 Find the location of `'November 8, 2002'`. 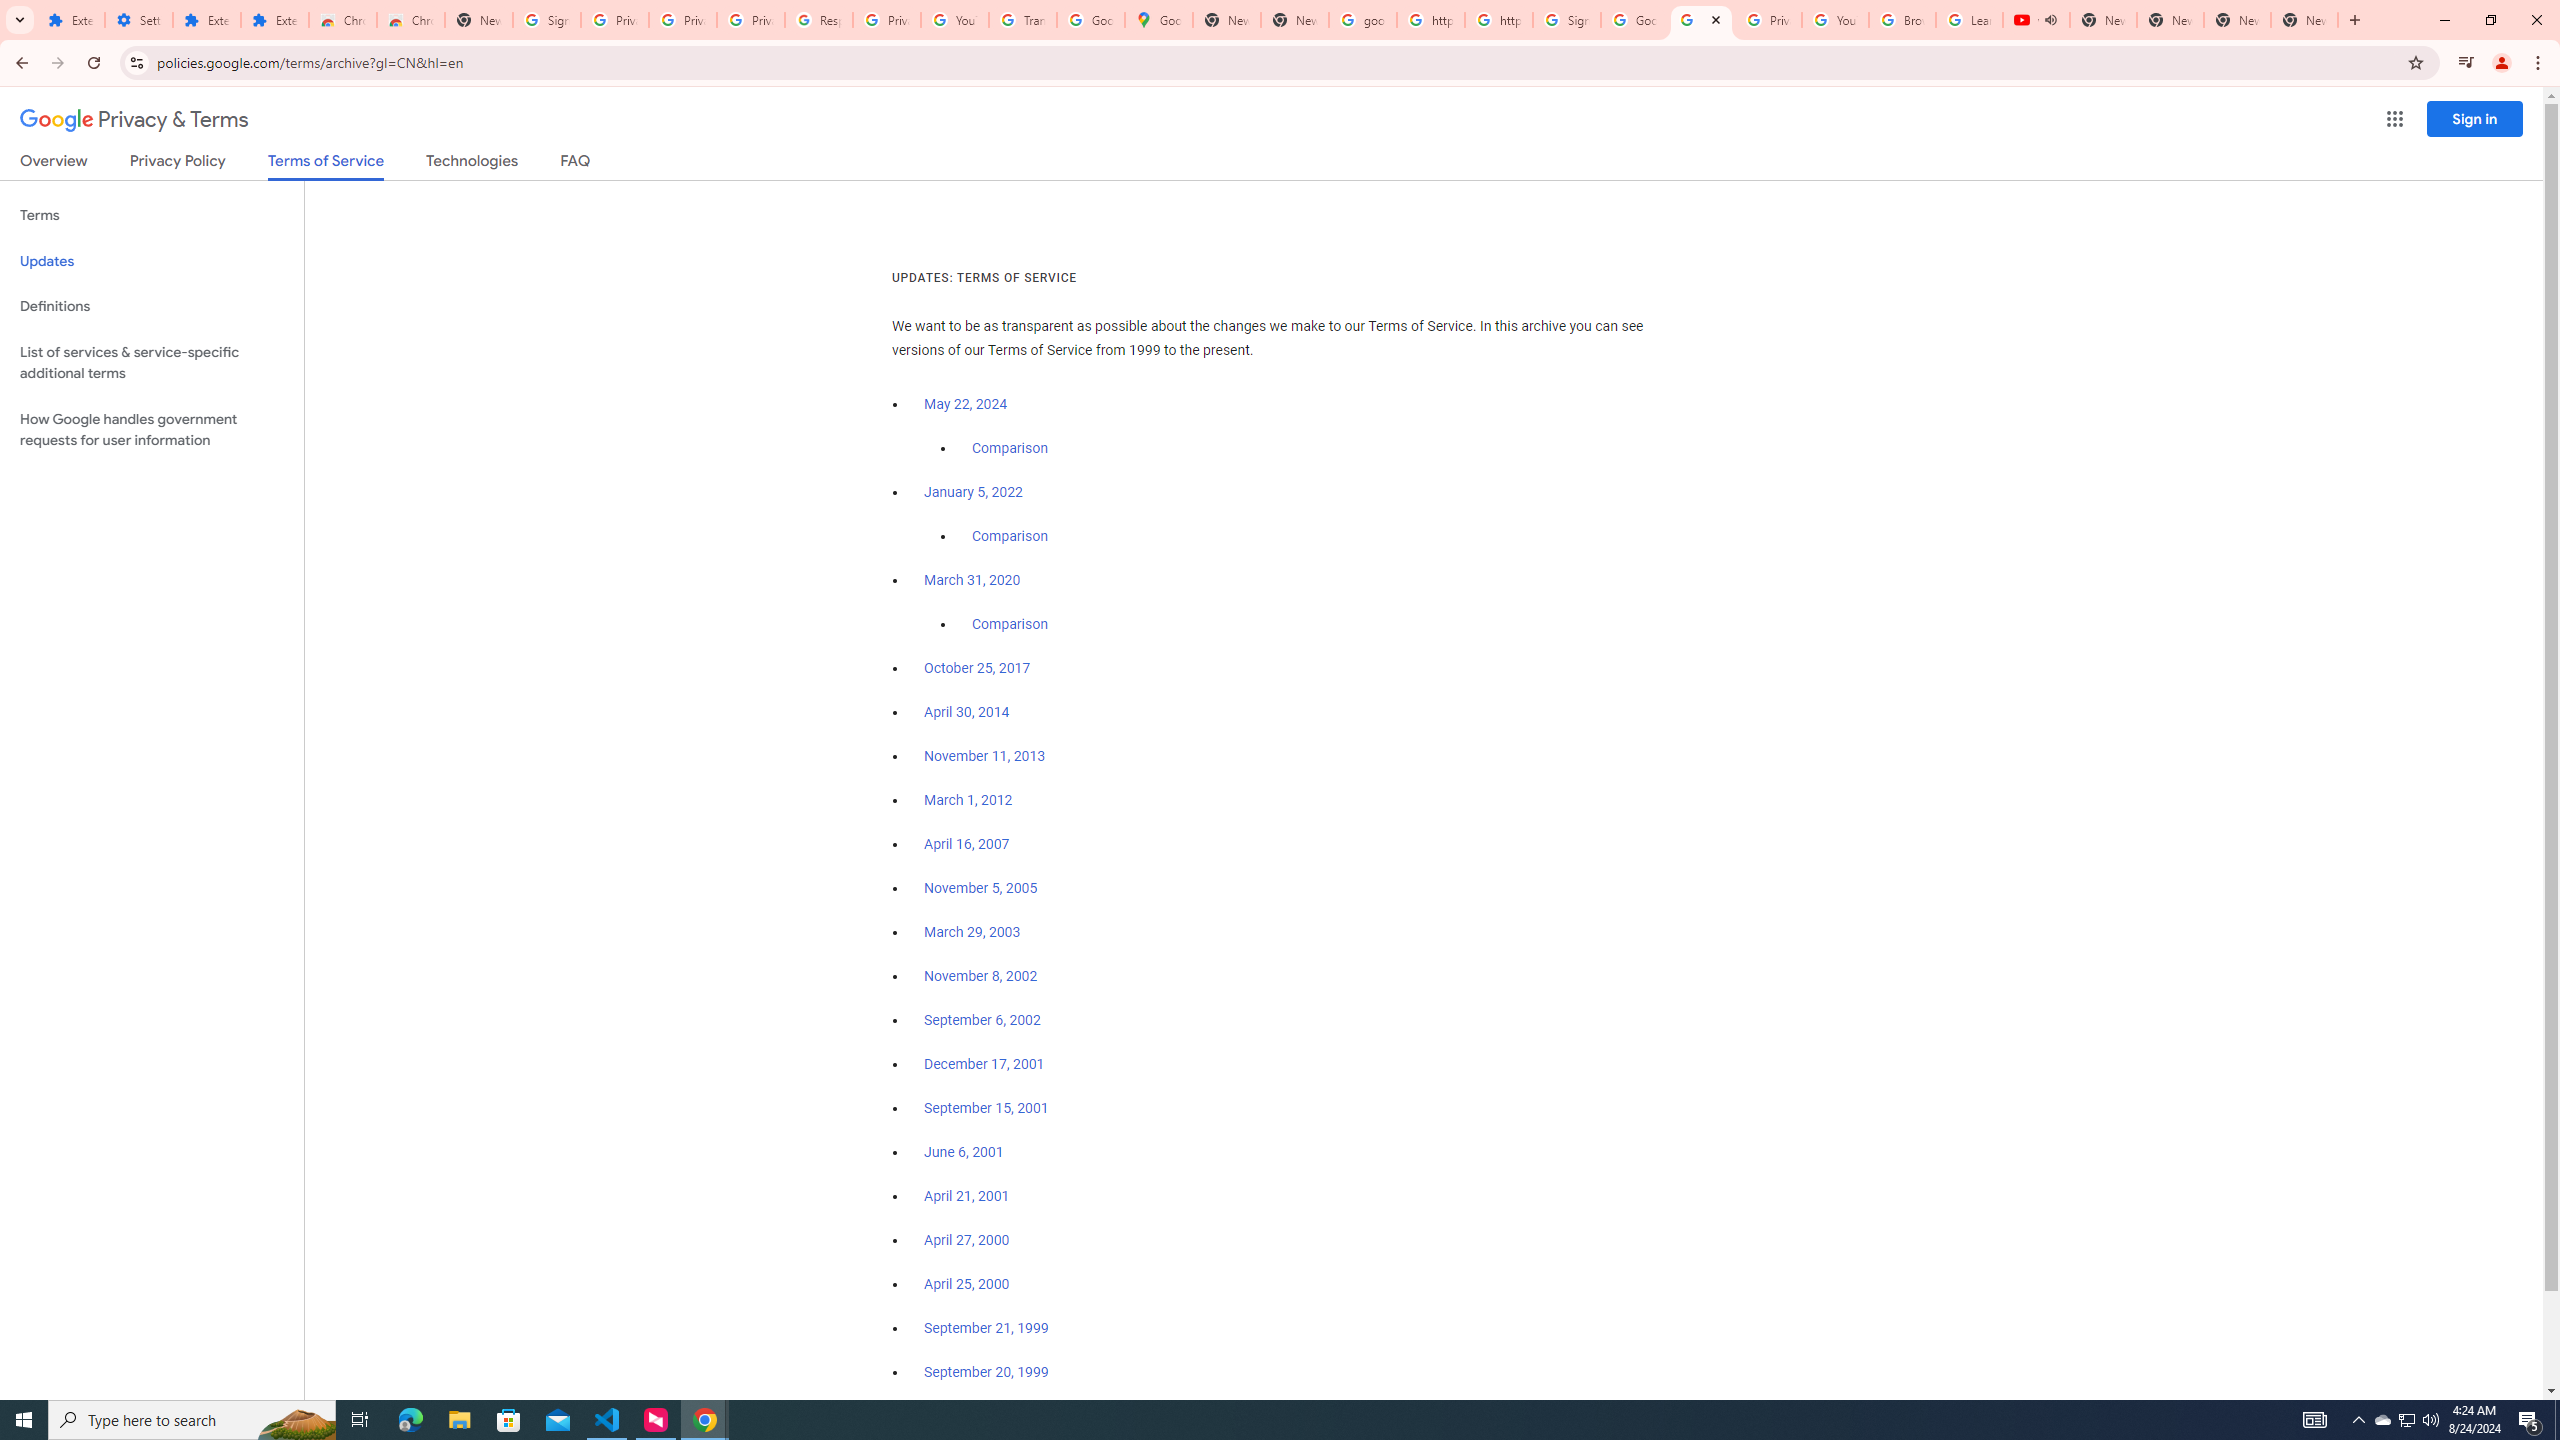

'November 8, 2002' is located at coordinates (979, 976).